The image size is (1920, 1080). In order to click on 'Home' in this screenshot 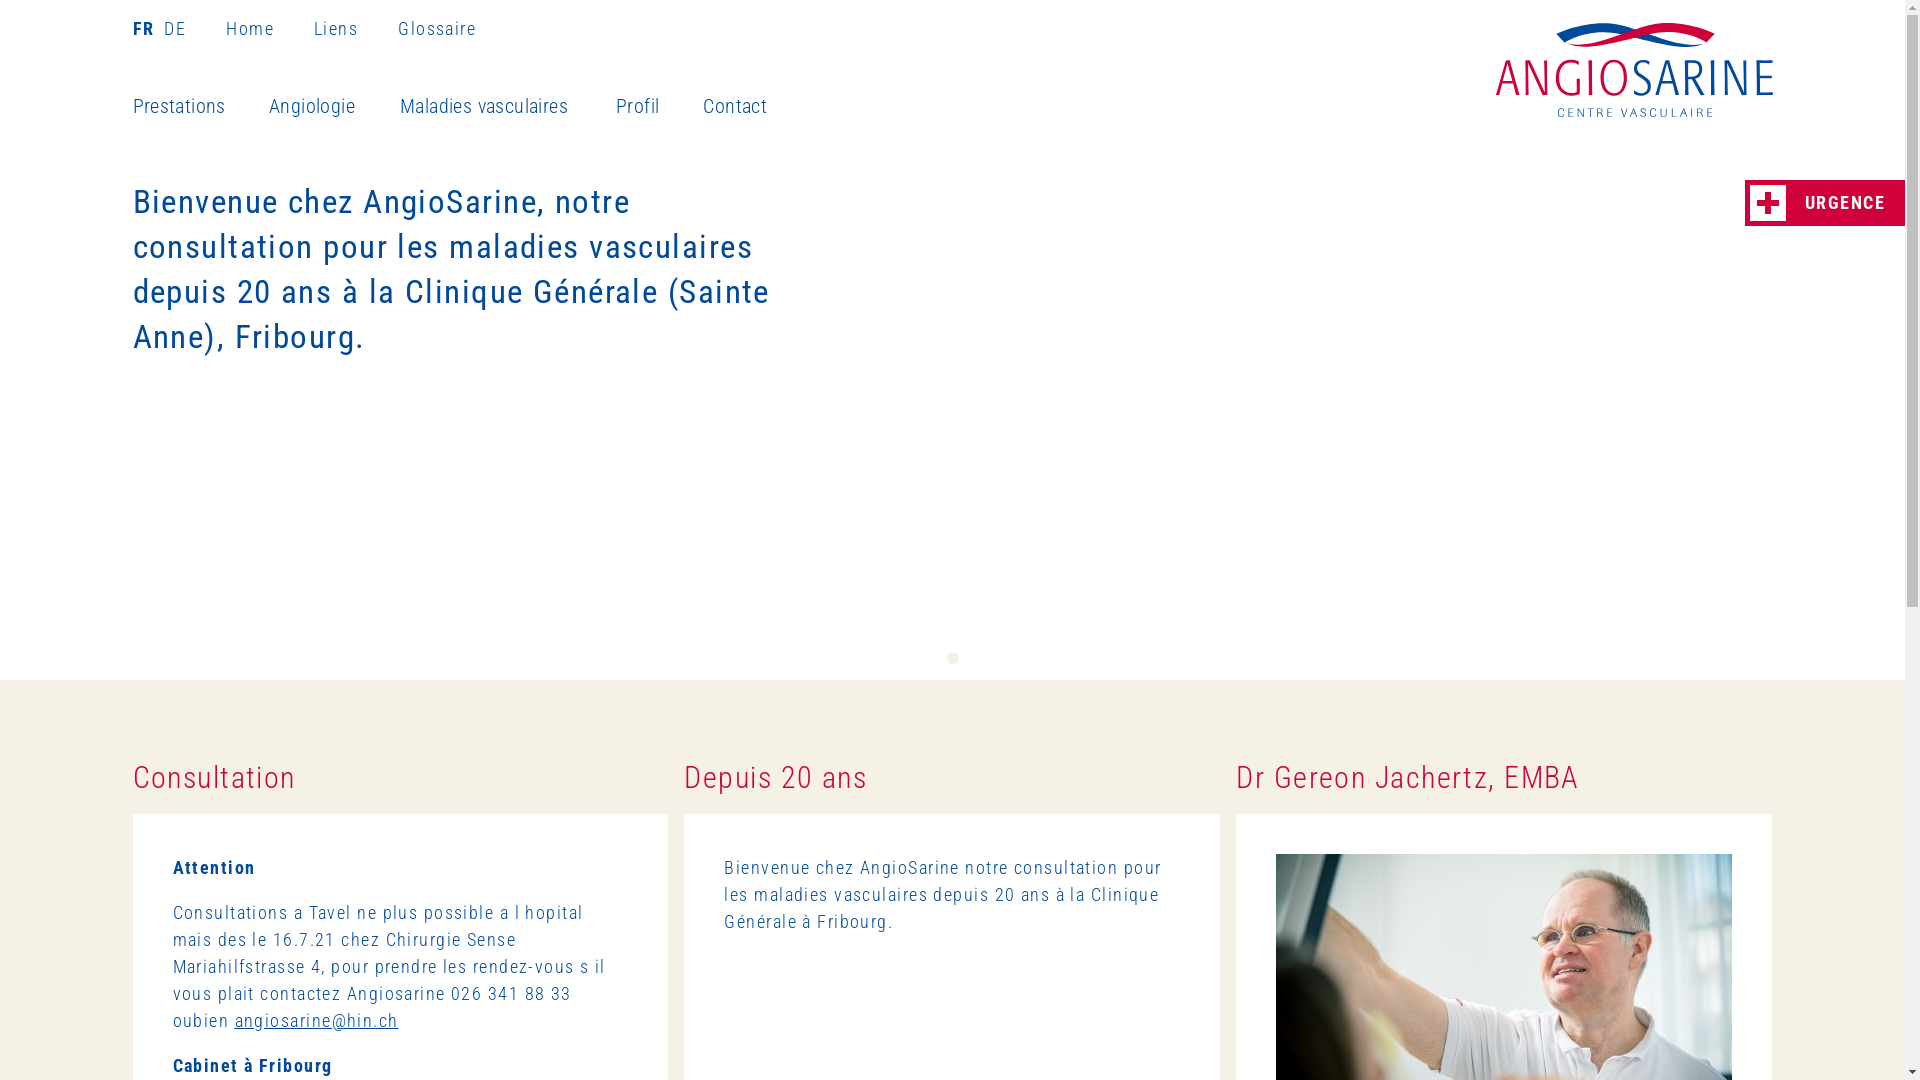, I will do `click(268, 28)`.